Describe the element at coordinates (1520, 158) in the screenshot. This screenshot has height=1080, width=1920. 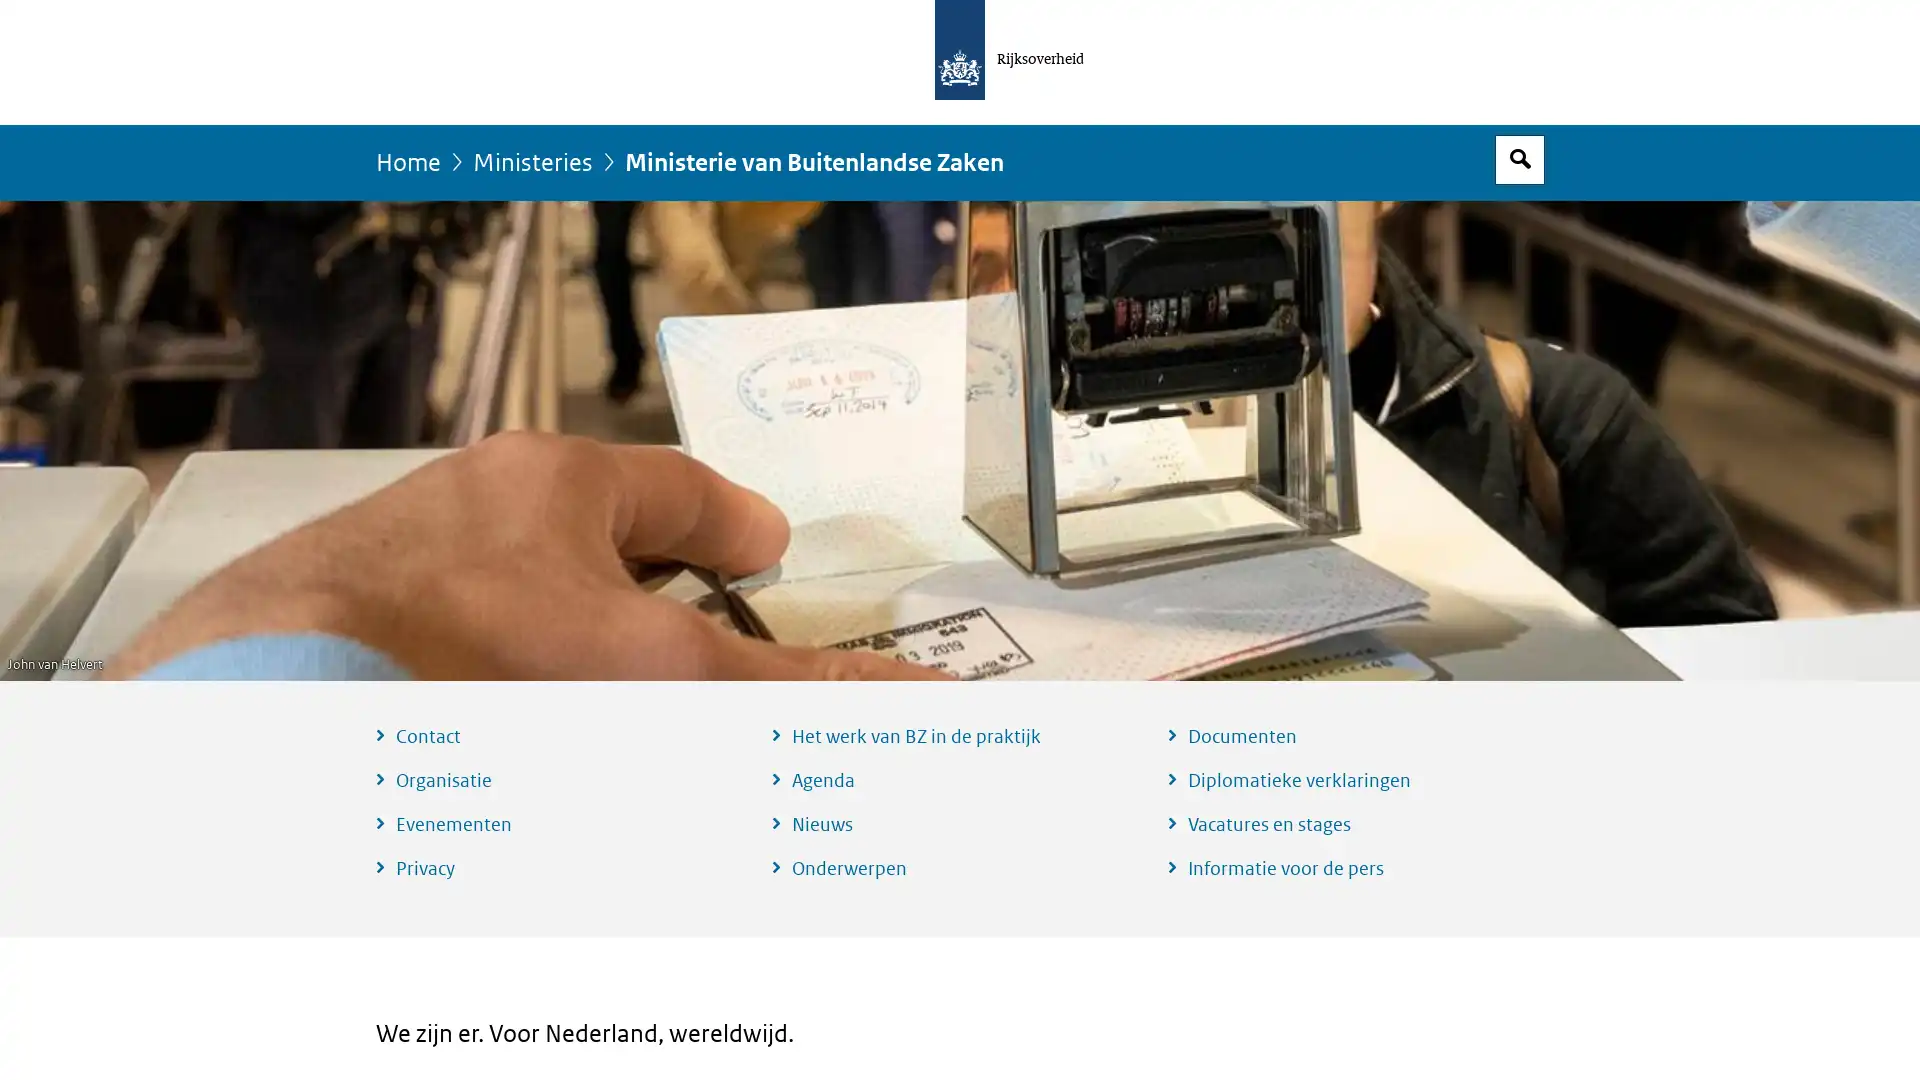
I see `Open zoekveld` at that location.